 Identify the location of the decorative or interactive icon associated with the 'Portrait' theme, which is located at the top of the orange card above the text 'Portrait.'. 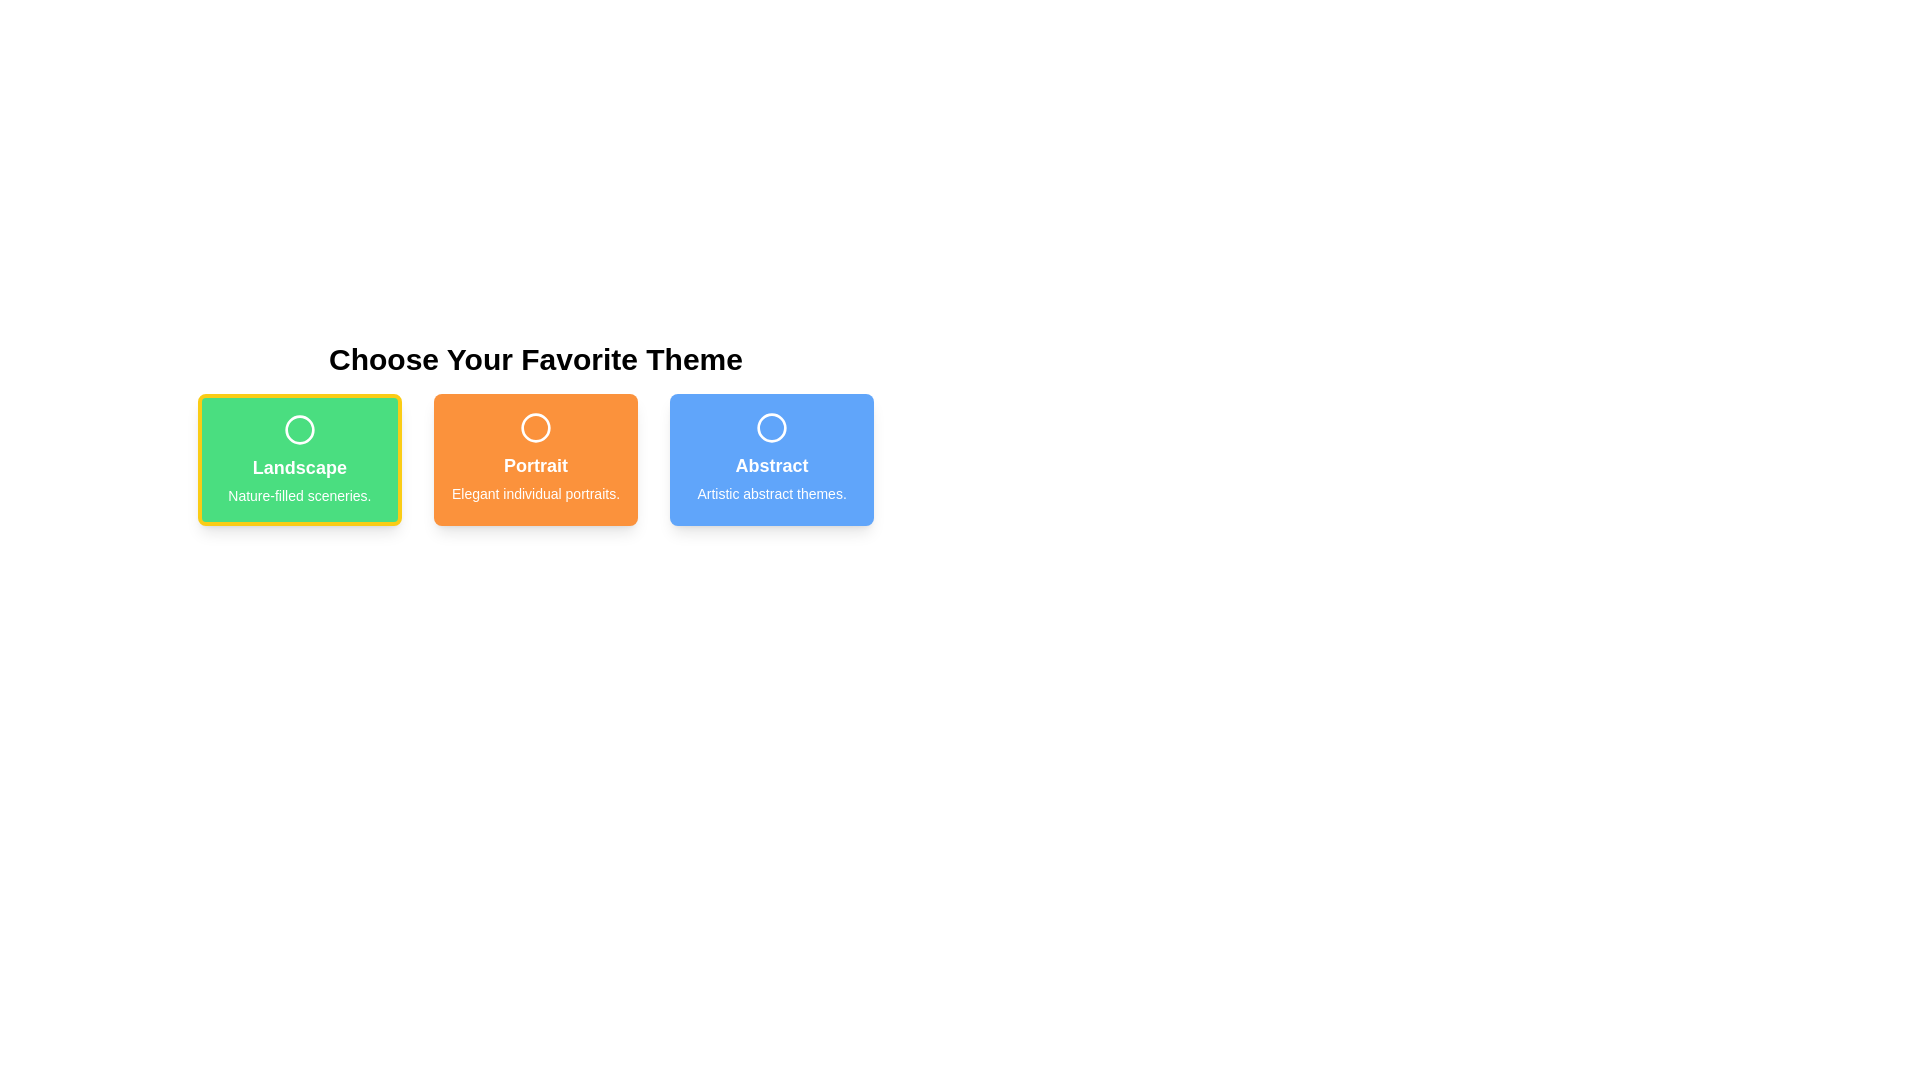
(536, 427).